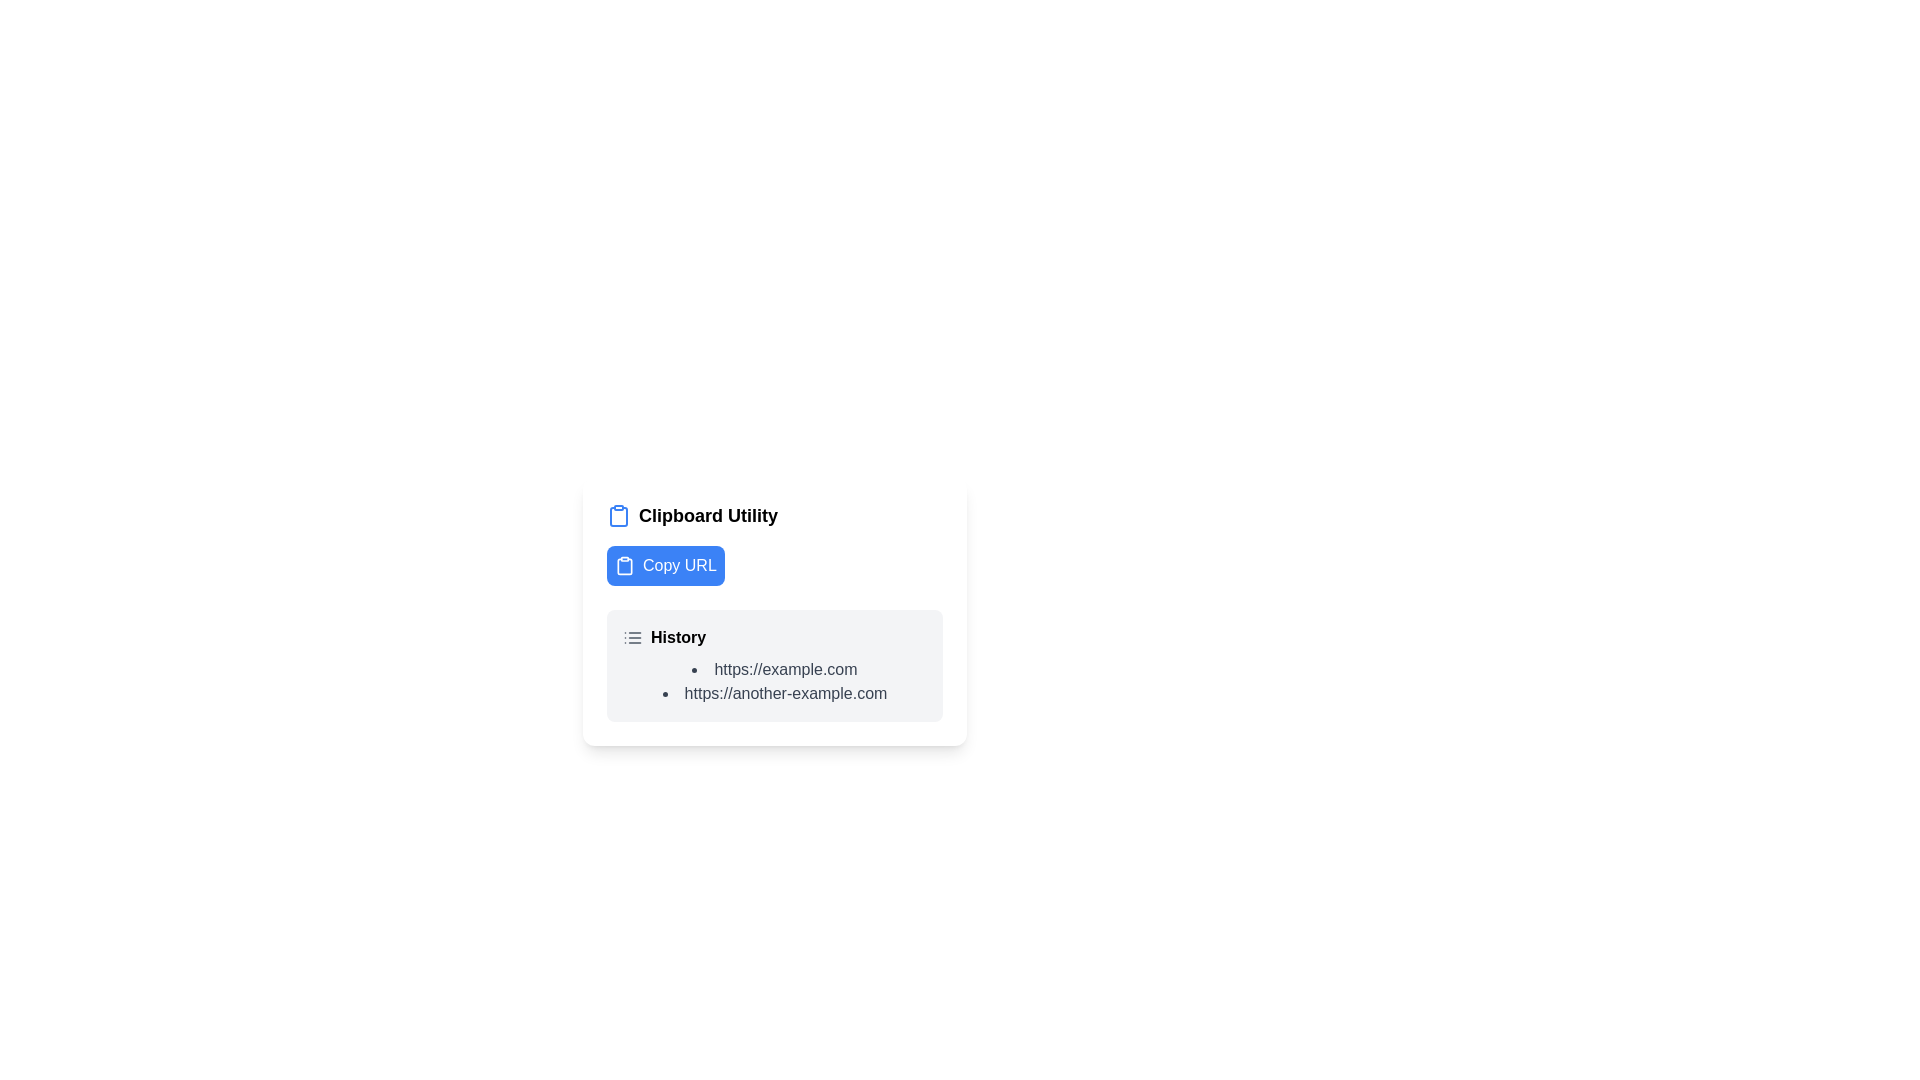 The height and width of the screenshot is (1080, 1920). I want to click on the rectangular blue button labeled 'Copy URL' with a clipboard icon, so click(665, 566).